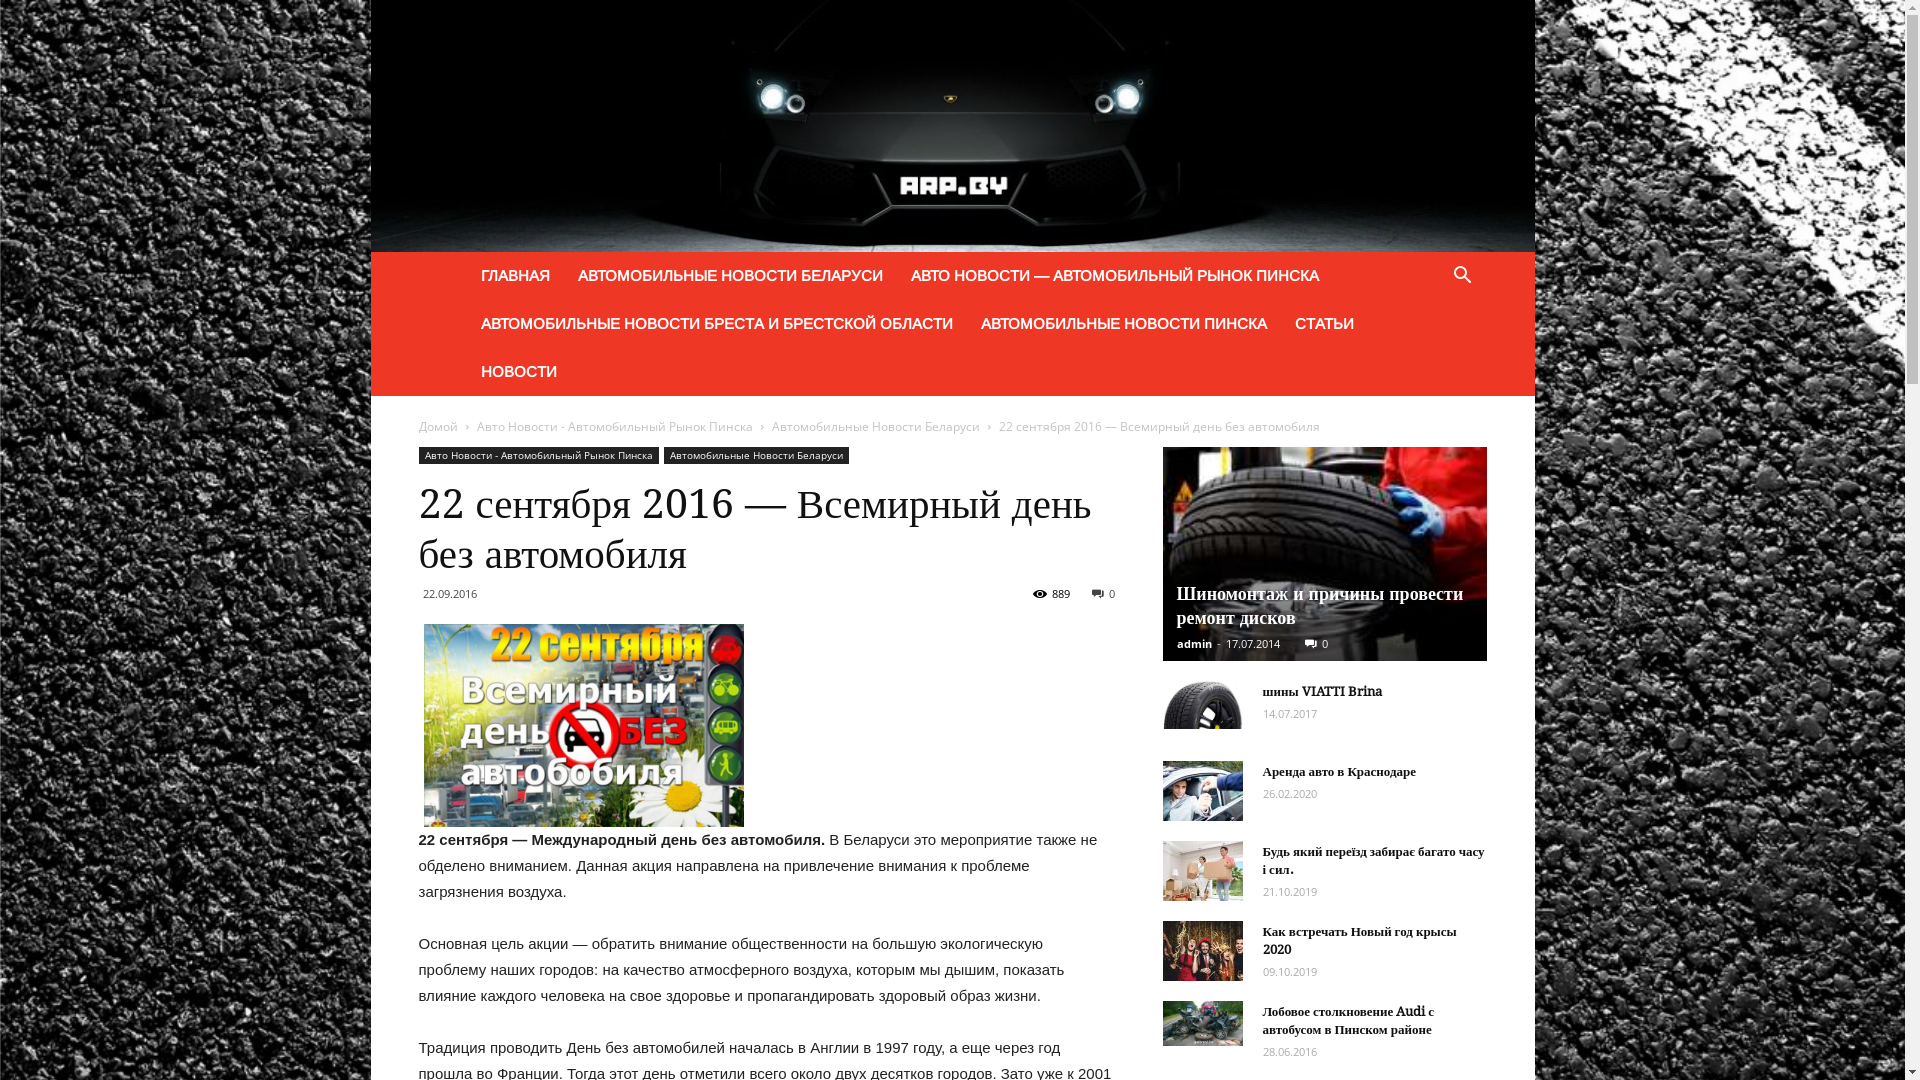  I want to click on 'admin', so click(1193, 643).